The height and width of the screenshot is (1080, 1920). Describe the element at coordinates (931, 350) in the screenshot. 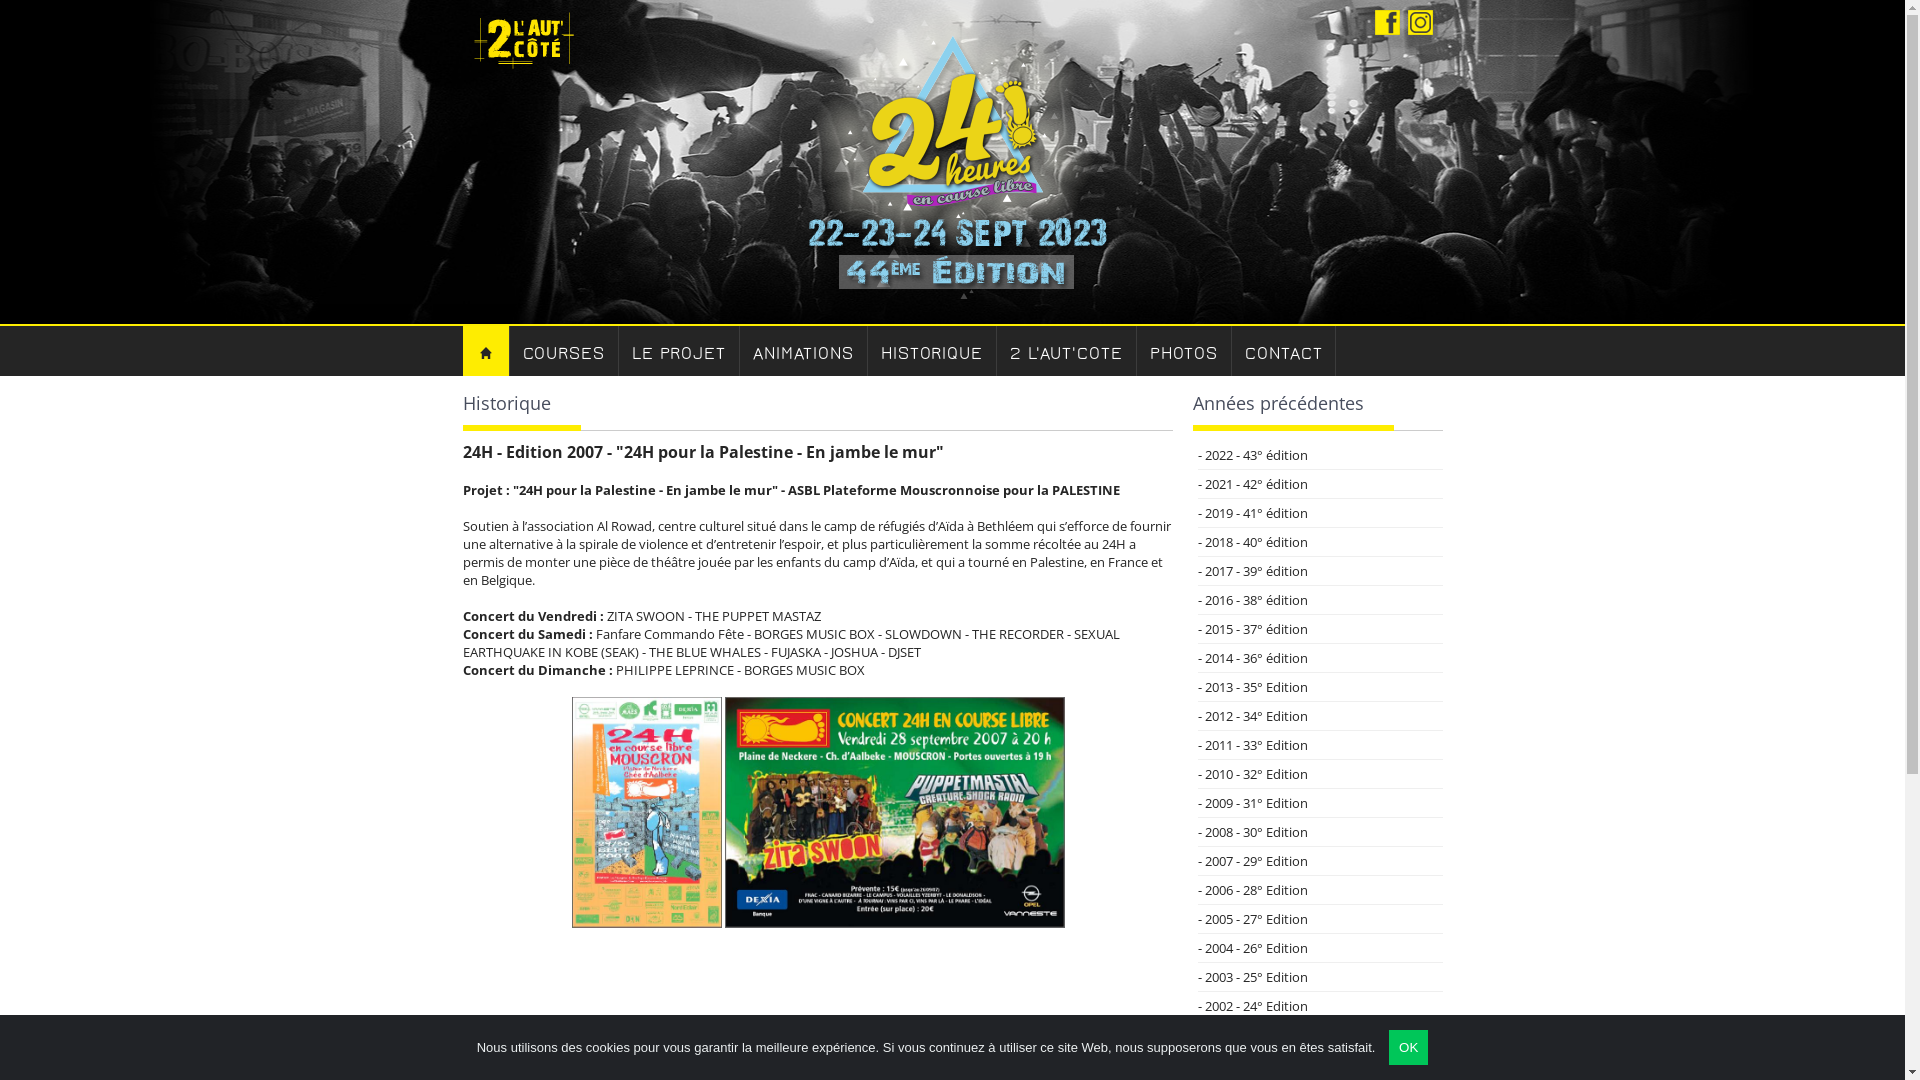

I see `'HISTORIQUE'` at that location.